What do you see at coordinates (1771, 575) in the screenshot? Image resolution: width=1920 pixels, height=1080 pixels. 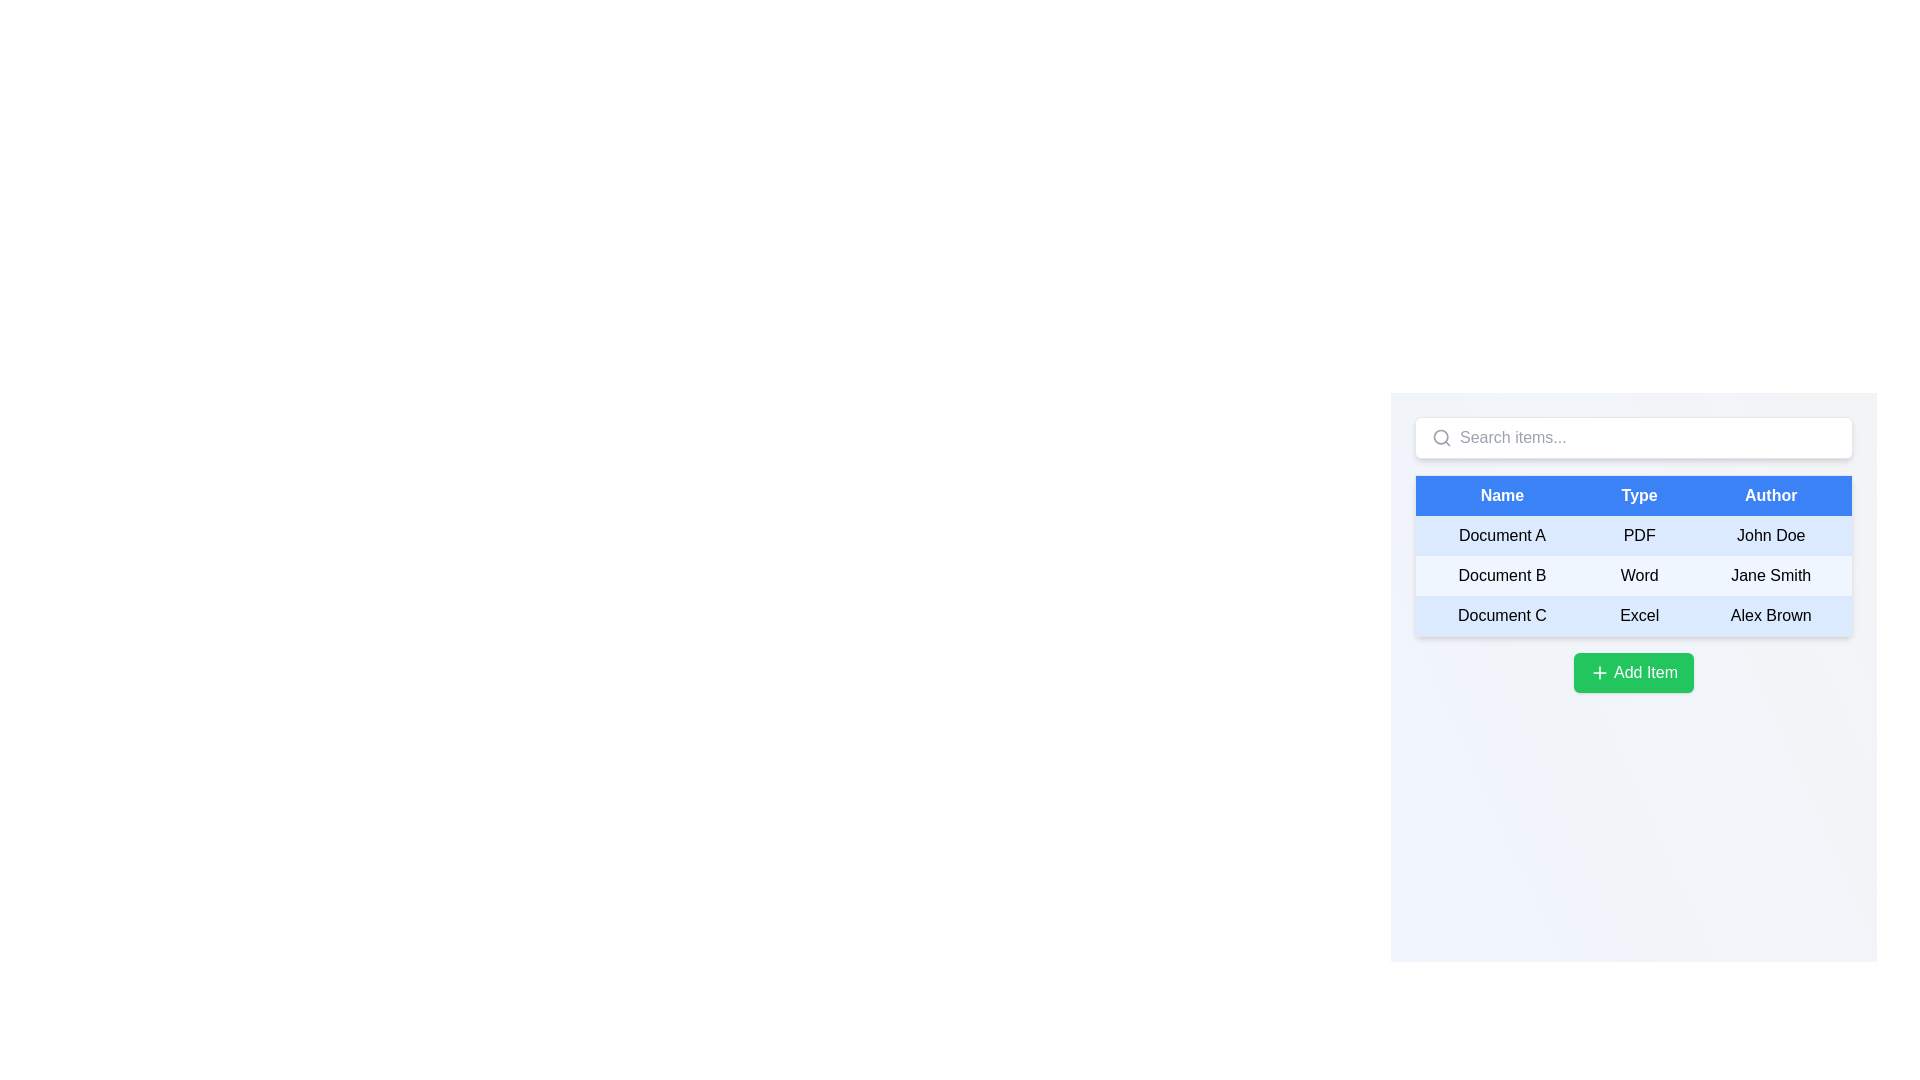 I see `the text displaying the author associated with 'Document B' in the second row of the table under the 'Author' heading` at bounding box center [1771, 575].